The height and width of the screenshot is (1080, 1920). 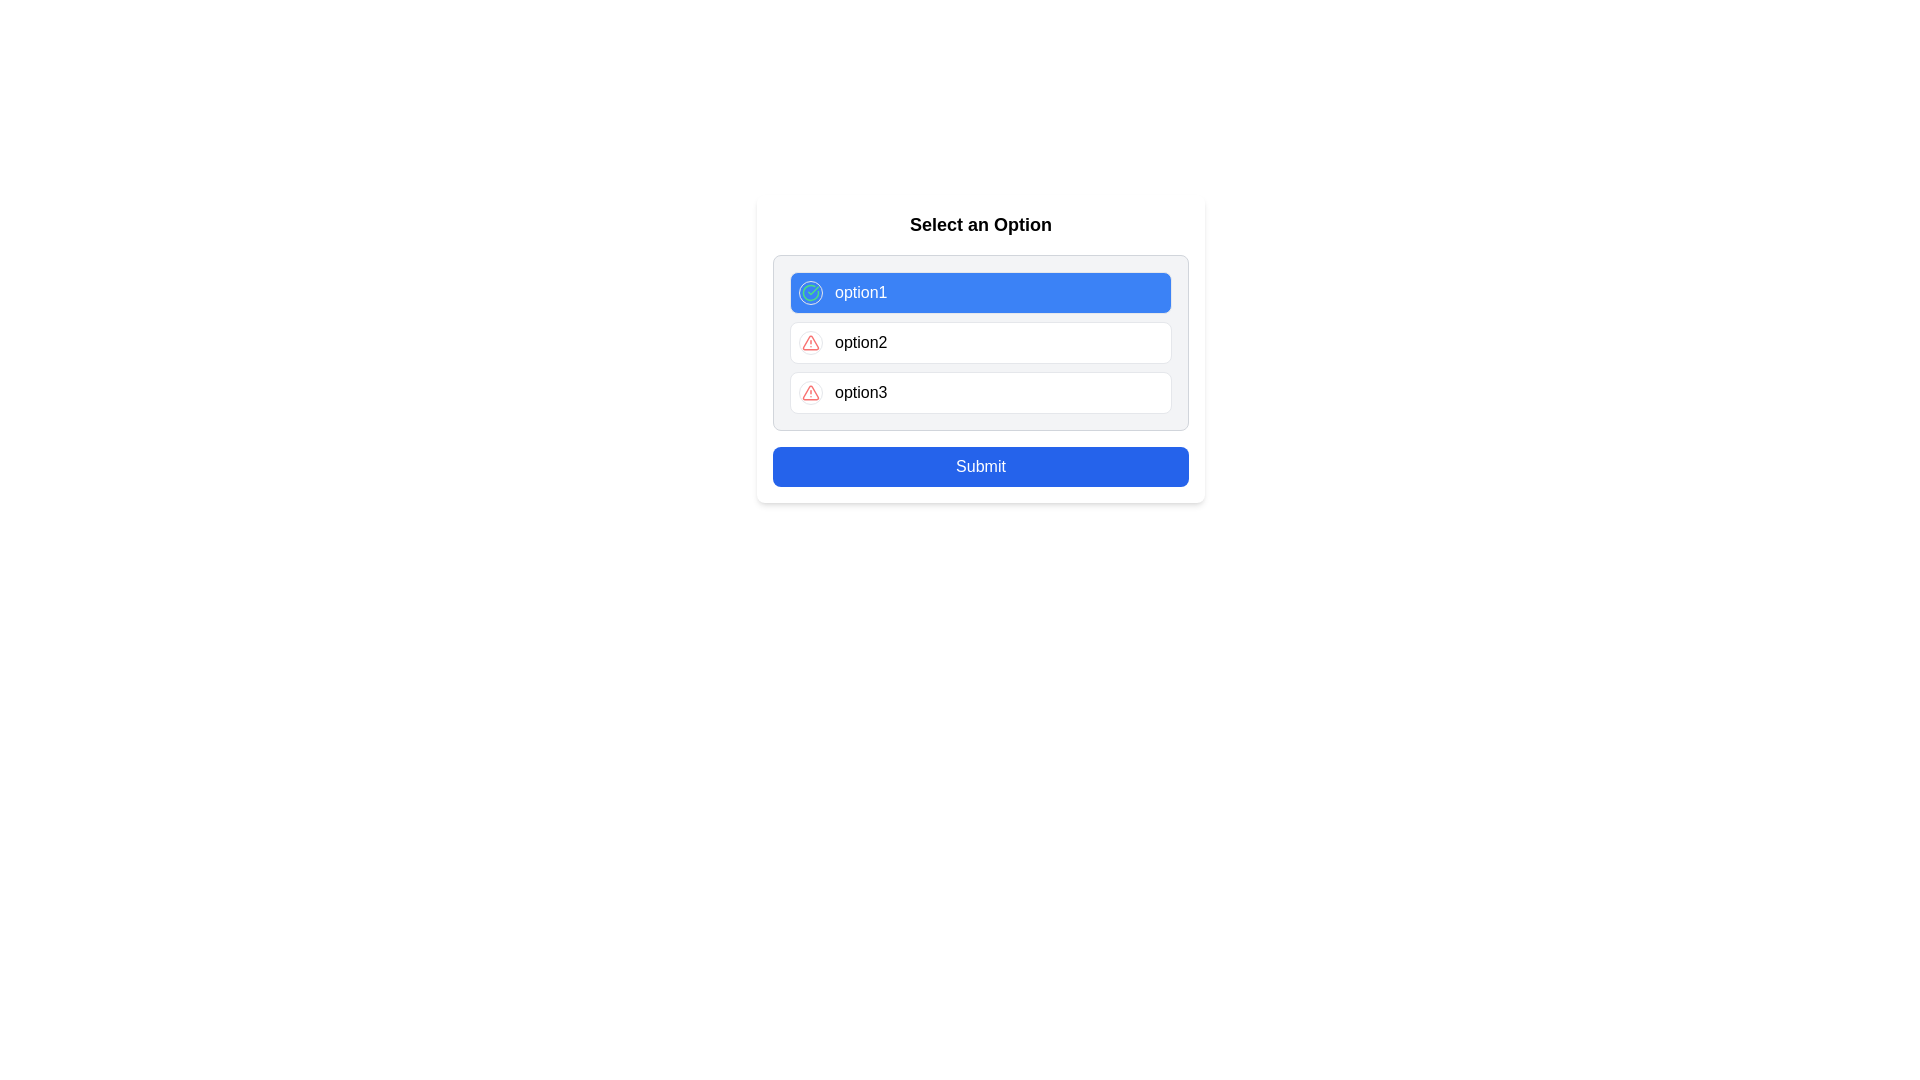 I want to click on the first option button in a vertically-stacked group of three options, so click(x=980, y=293).